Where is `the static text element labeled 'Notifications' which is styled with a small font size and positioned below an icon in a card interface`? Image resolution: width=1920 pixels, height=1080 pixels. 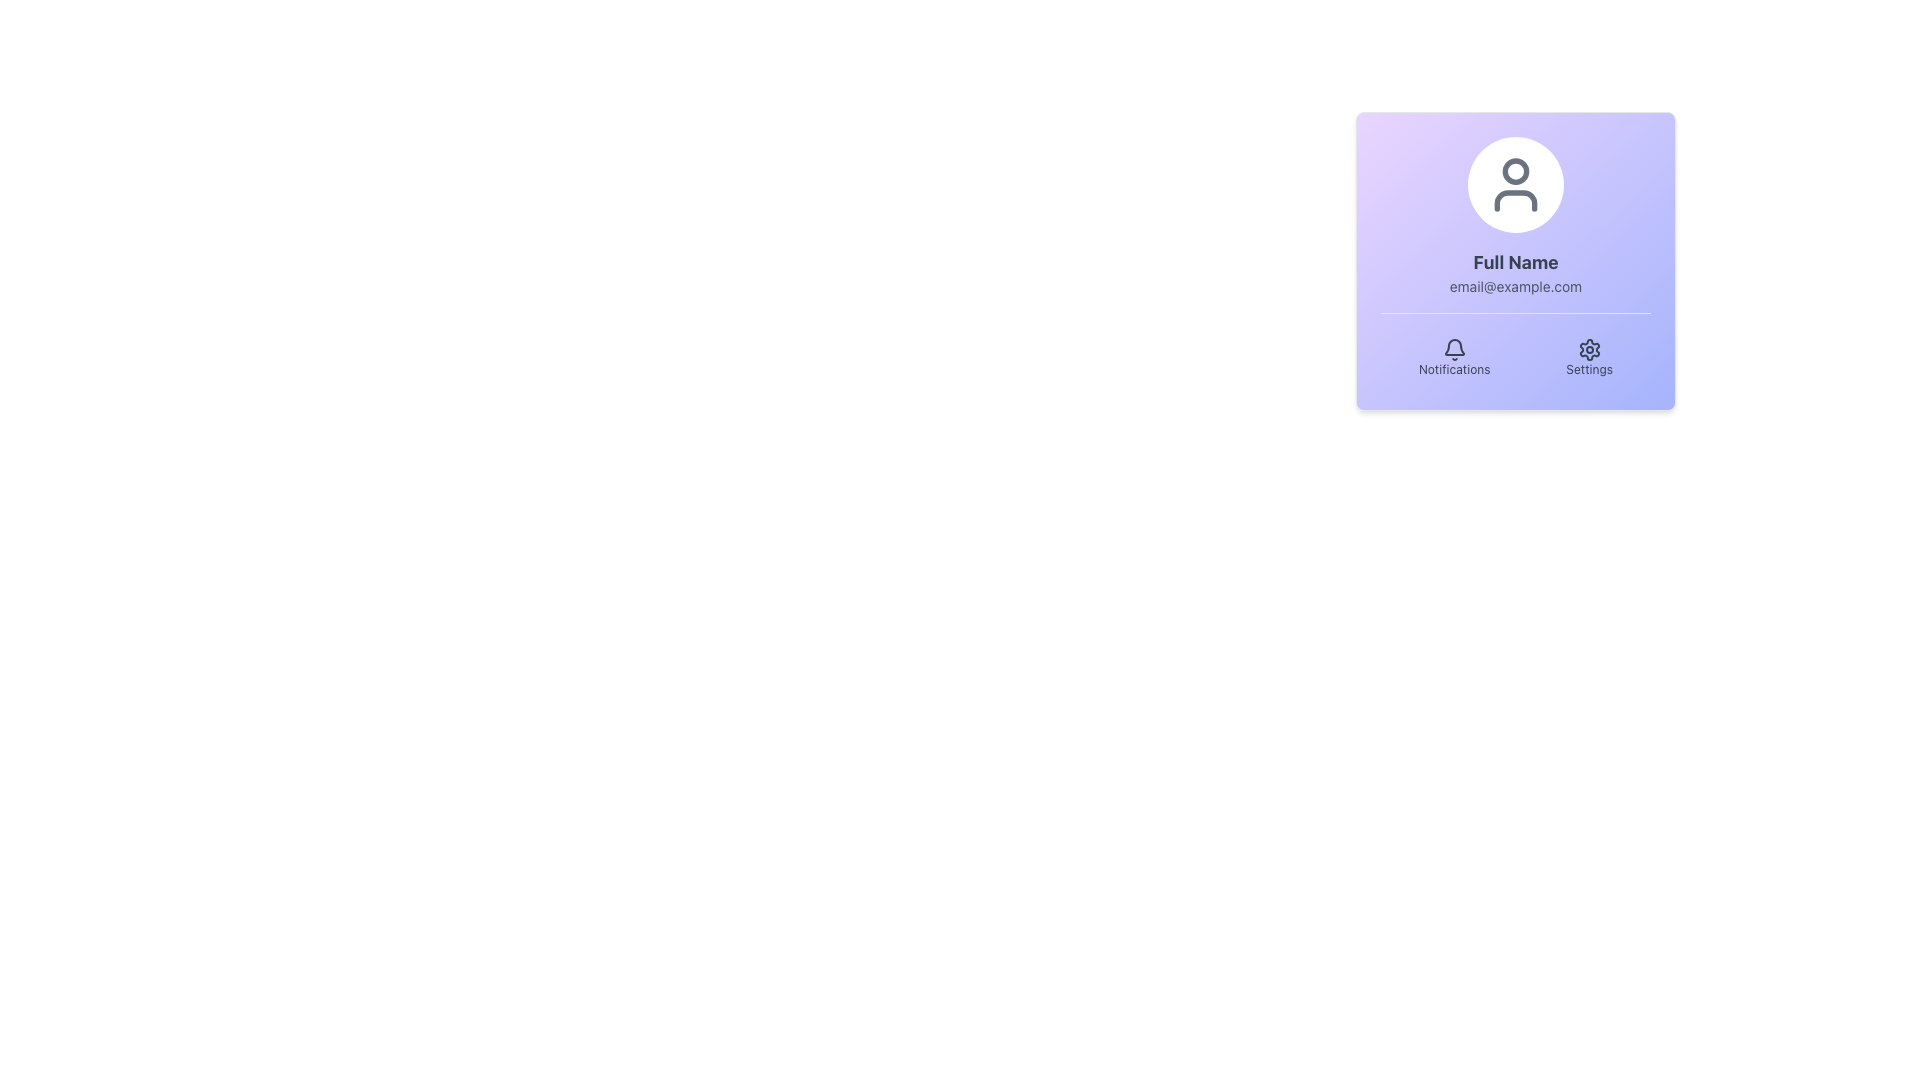
the static text element labeled 'Notifications' which is styled with a small font size and positioned below an icon in a card interface is located at coordinates (1454, 370).